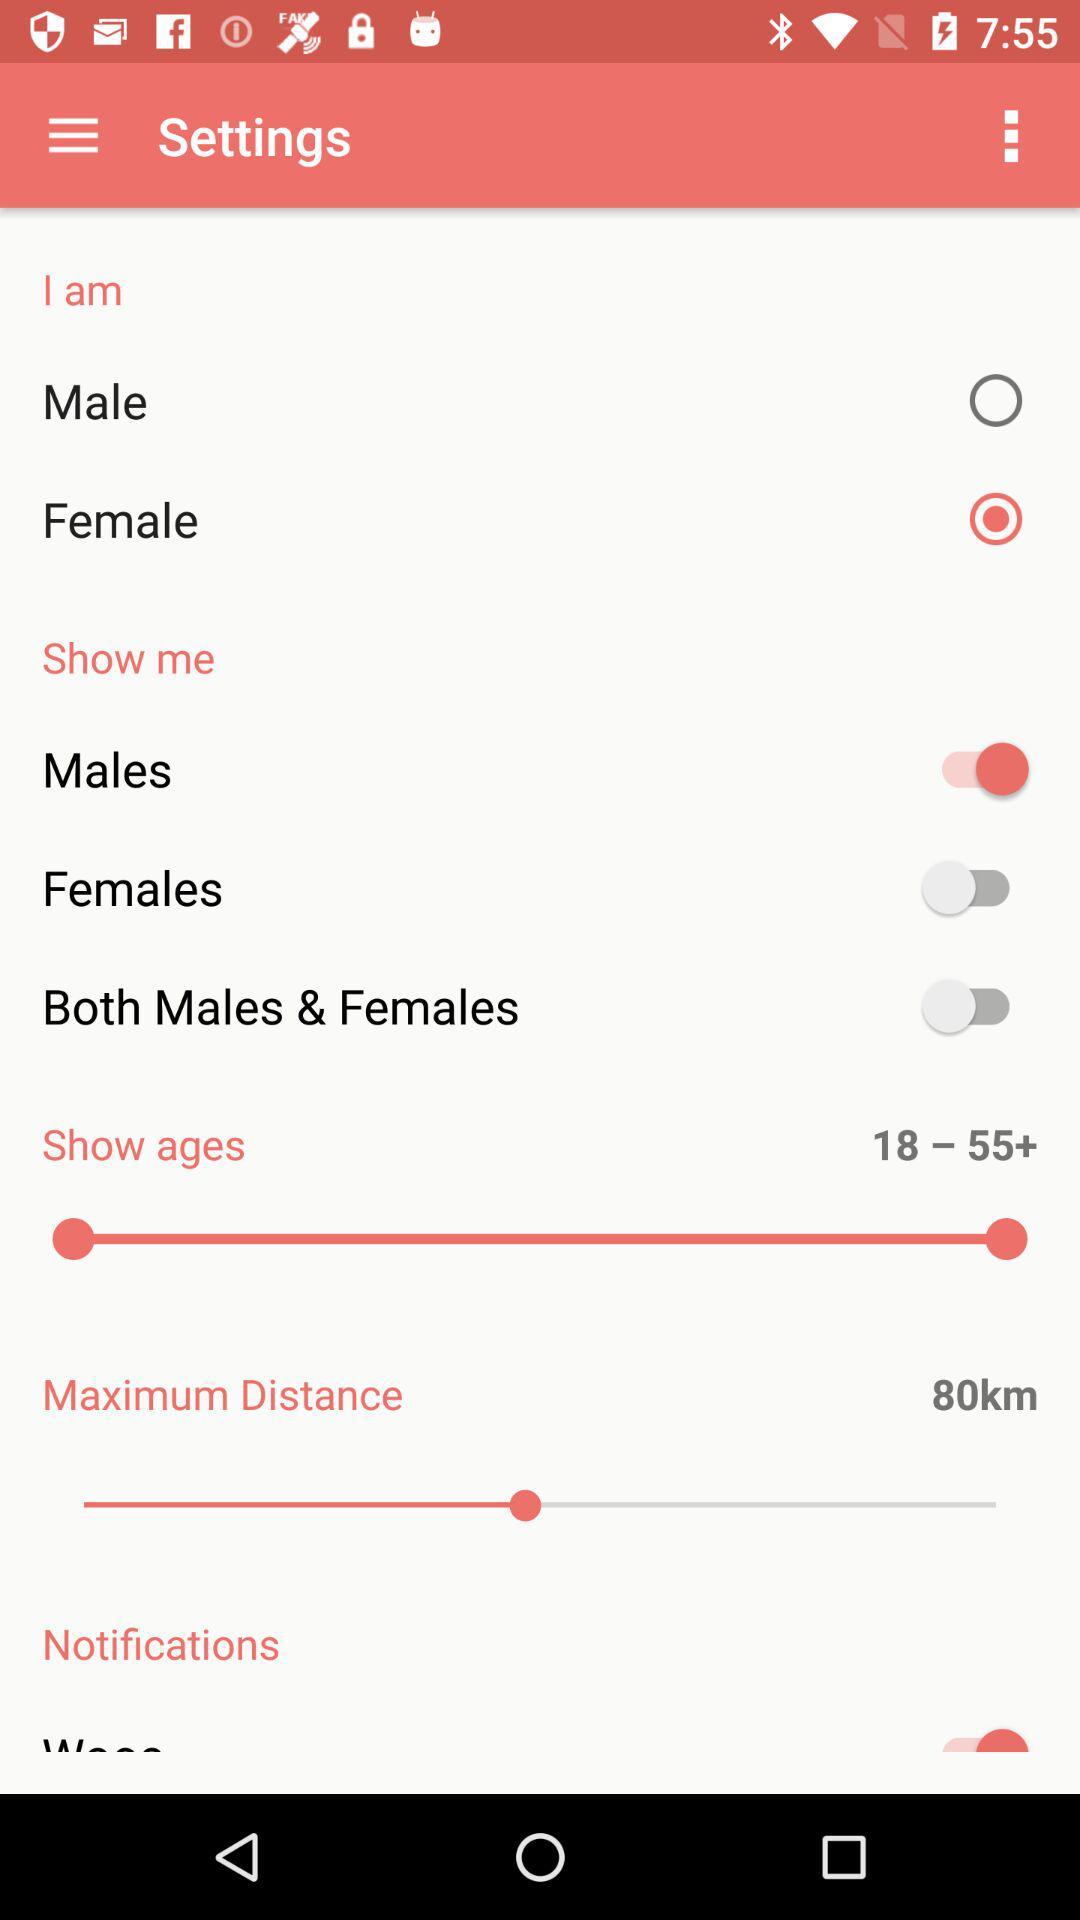 The height and width of the screenshot is (1920, 1080). What do you see at coordinates (540, 1006) in the screenshot?
I see `the item below the females item` at bounding box center [540, 1006].